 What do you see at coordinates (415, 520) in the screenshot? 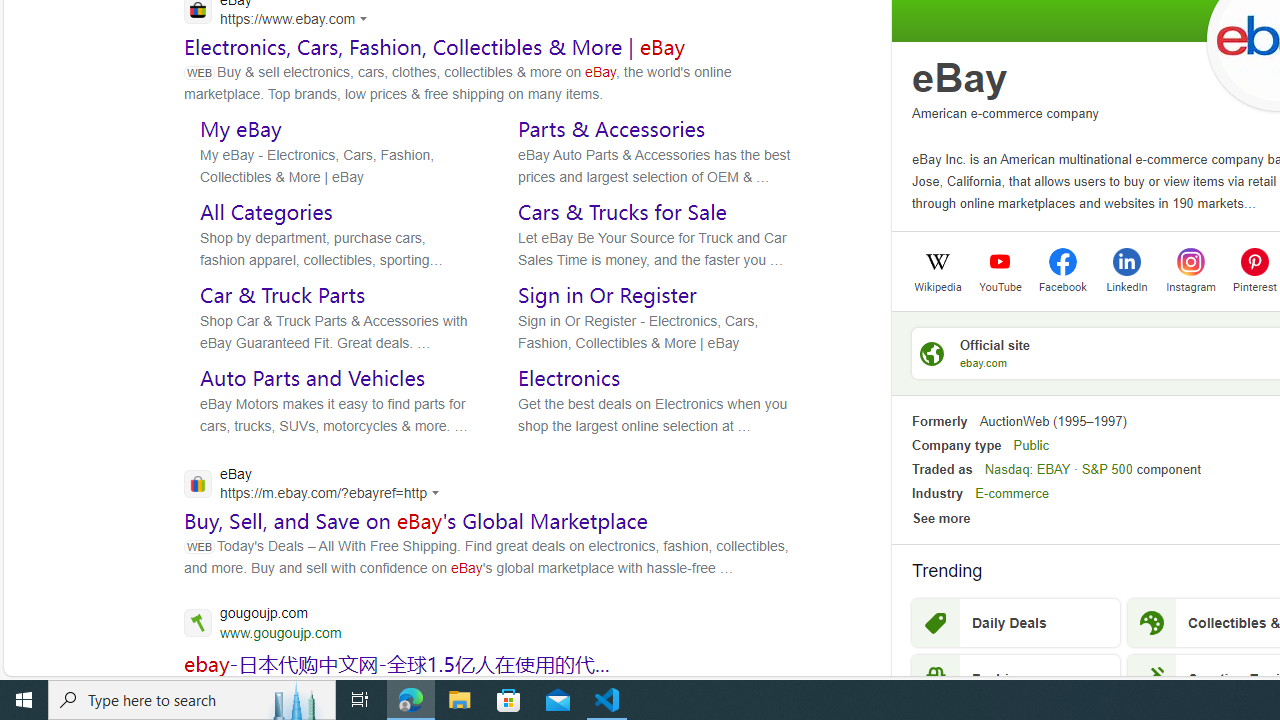
I see `'Buy, Sell, and Save on eBay'` at bounding box center [415, 520].